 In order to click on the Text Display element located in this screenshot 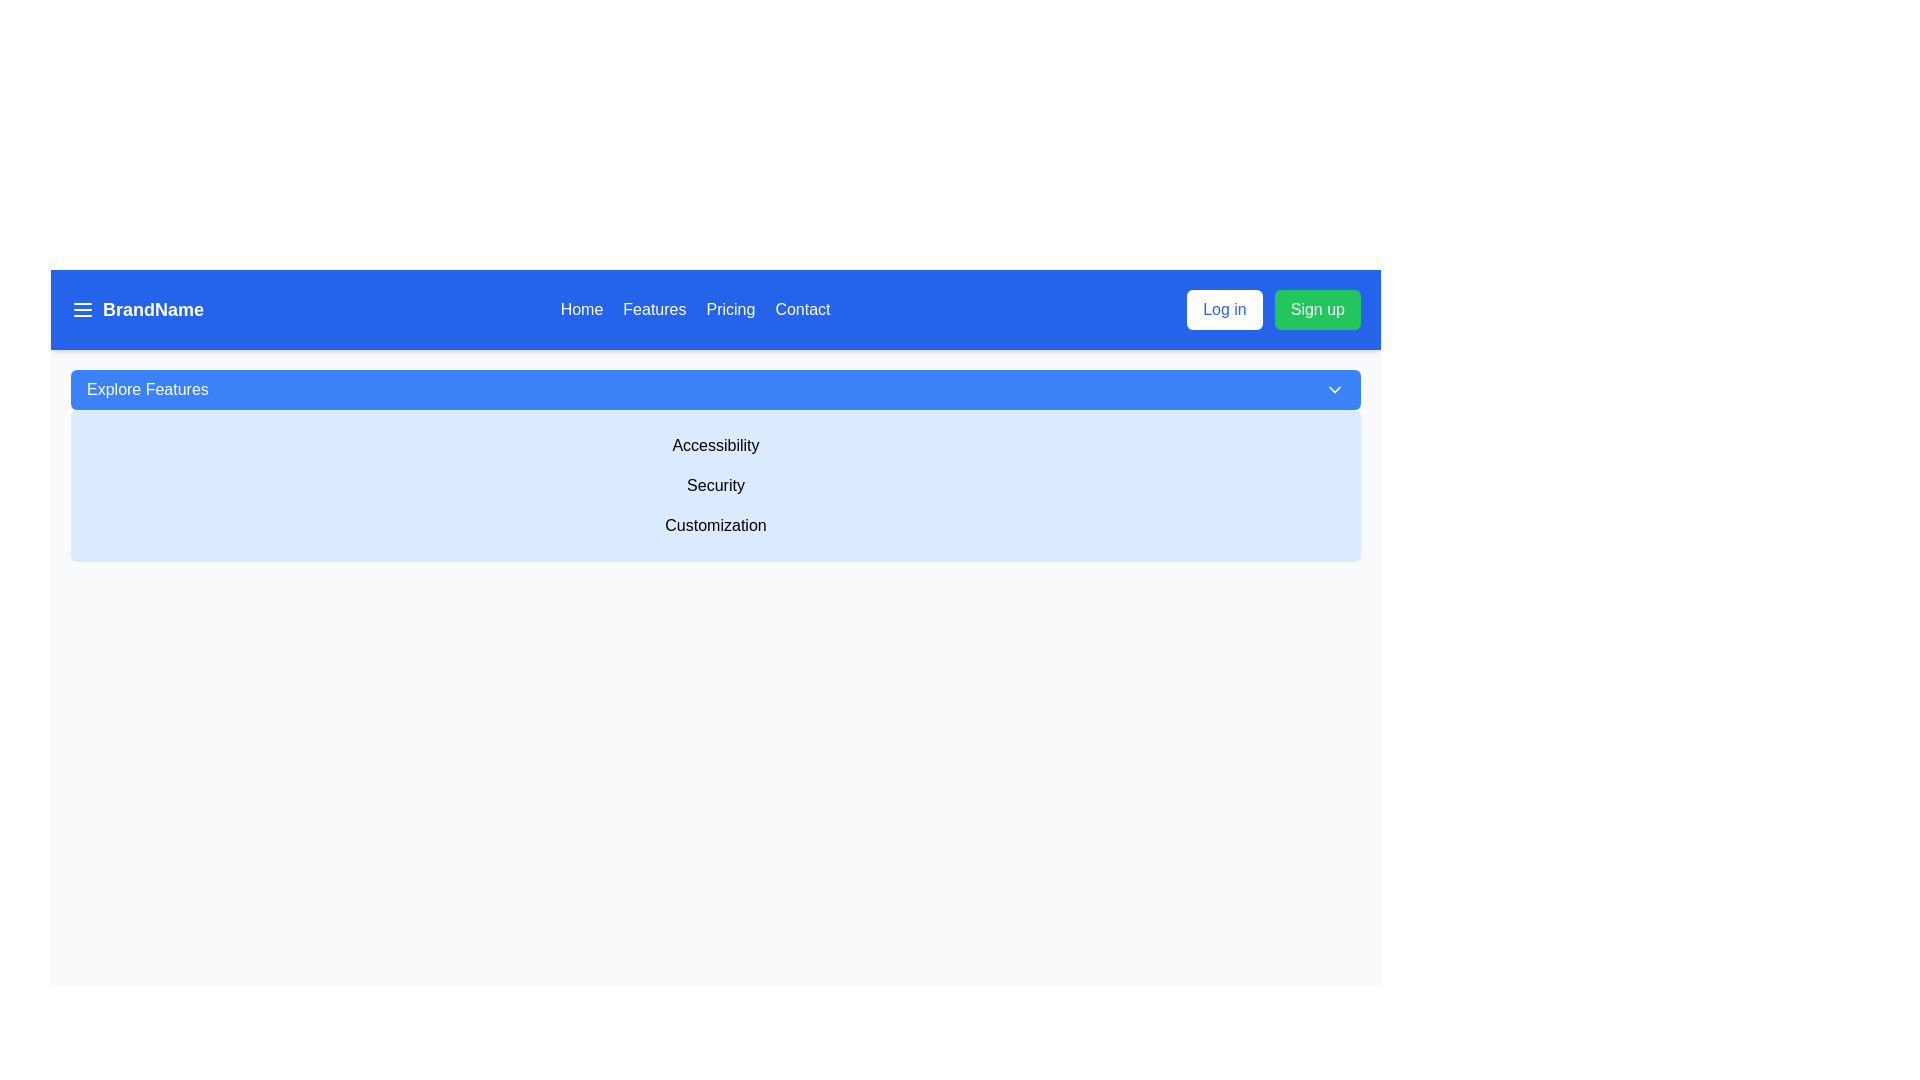, I will do `click(136, 309)`.